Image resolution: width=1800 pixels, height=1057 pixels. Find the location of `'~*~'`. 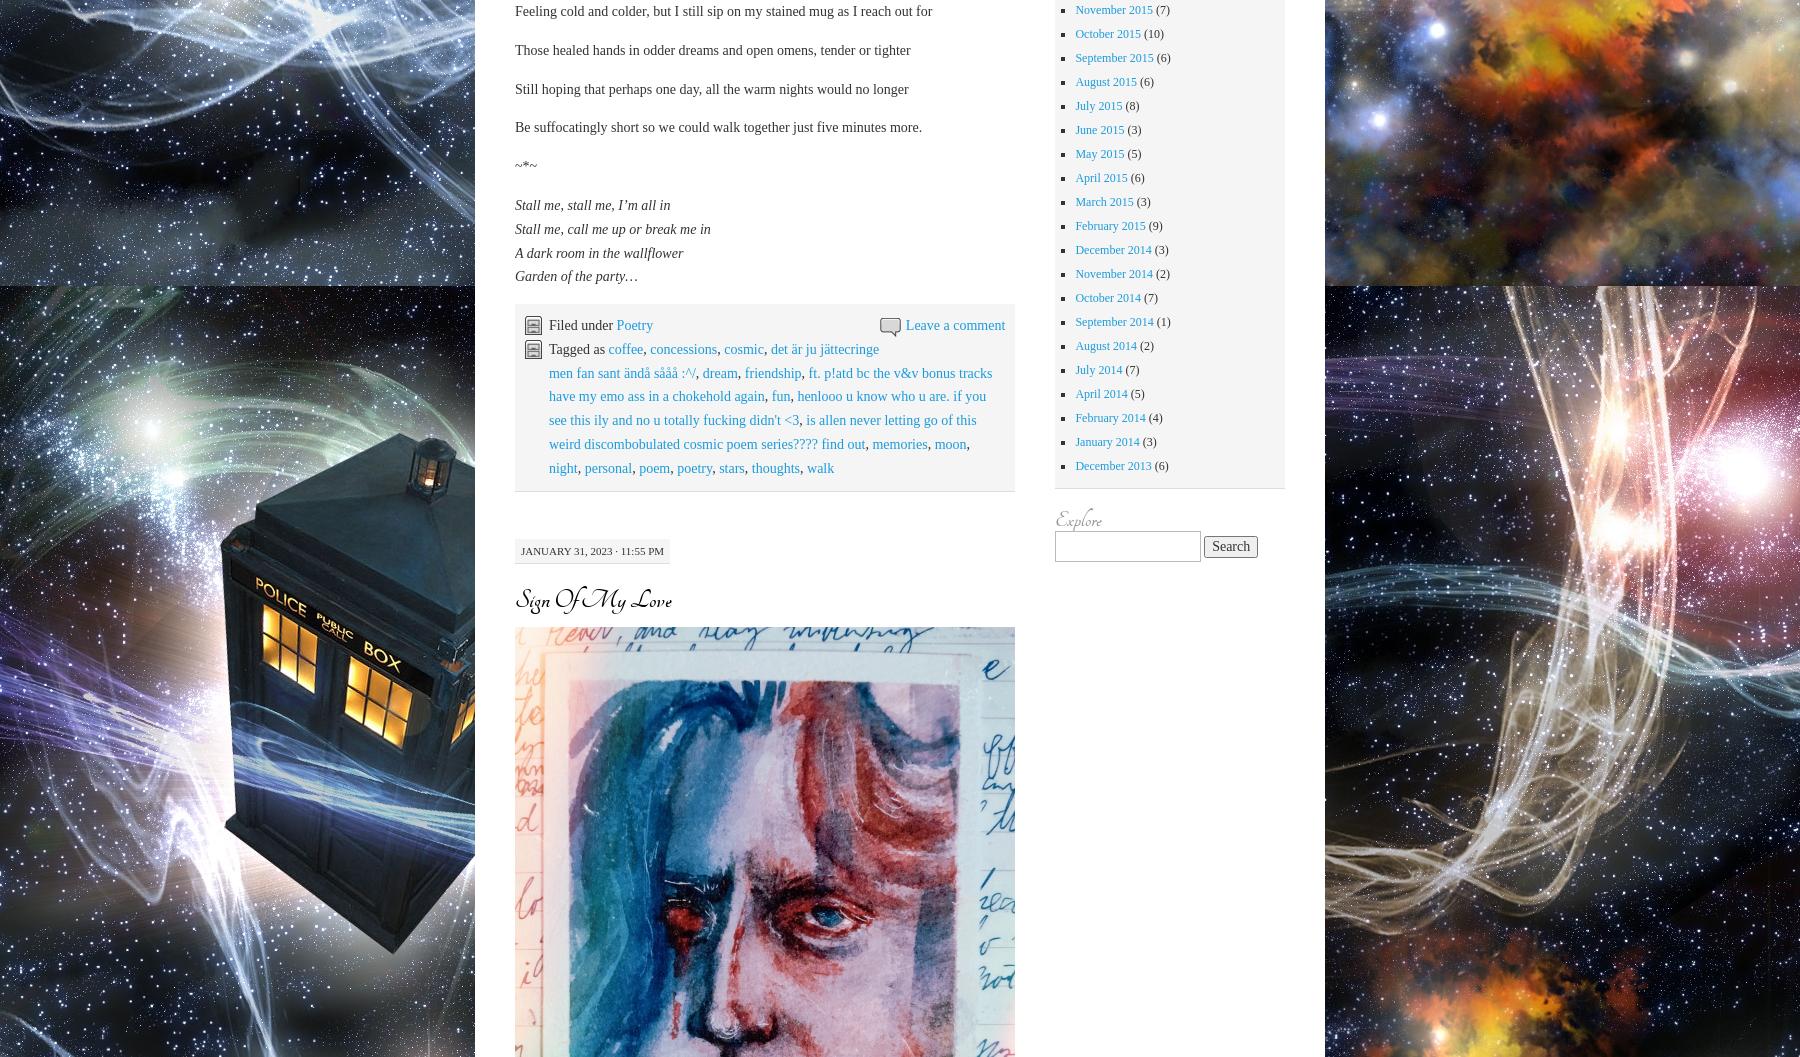

'~*~' is located at coordinates (524, 166).